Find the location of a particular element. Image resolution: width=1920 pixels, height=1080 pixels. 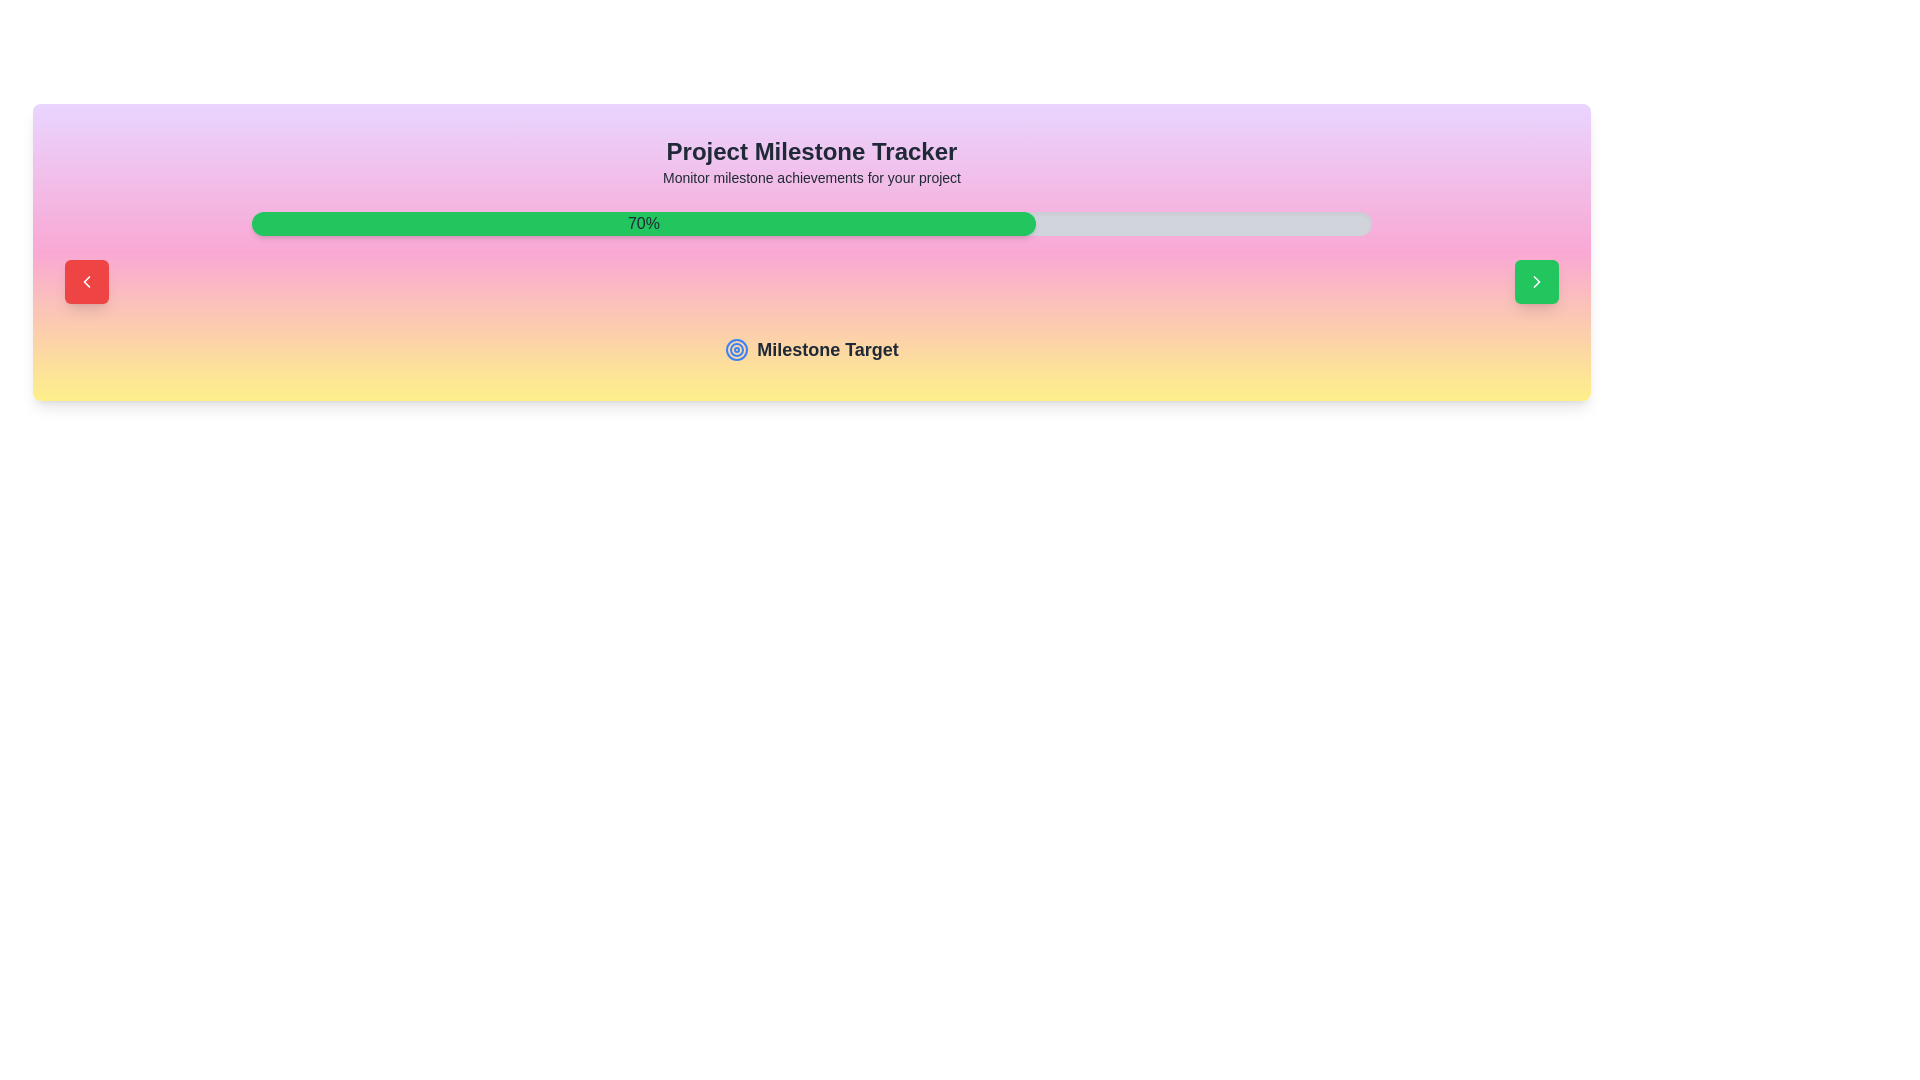

text from the text area displaying 'Project Milestone Tracker' and its subtitle 'Monitor milestone achievements for your project' located at the top-center of the gradient-filled card layout is located at coordinates (811, 161).